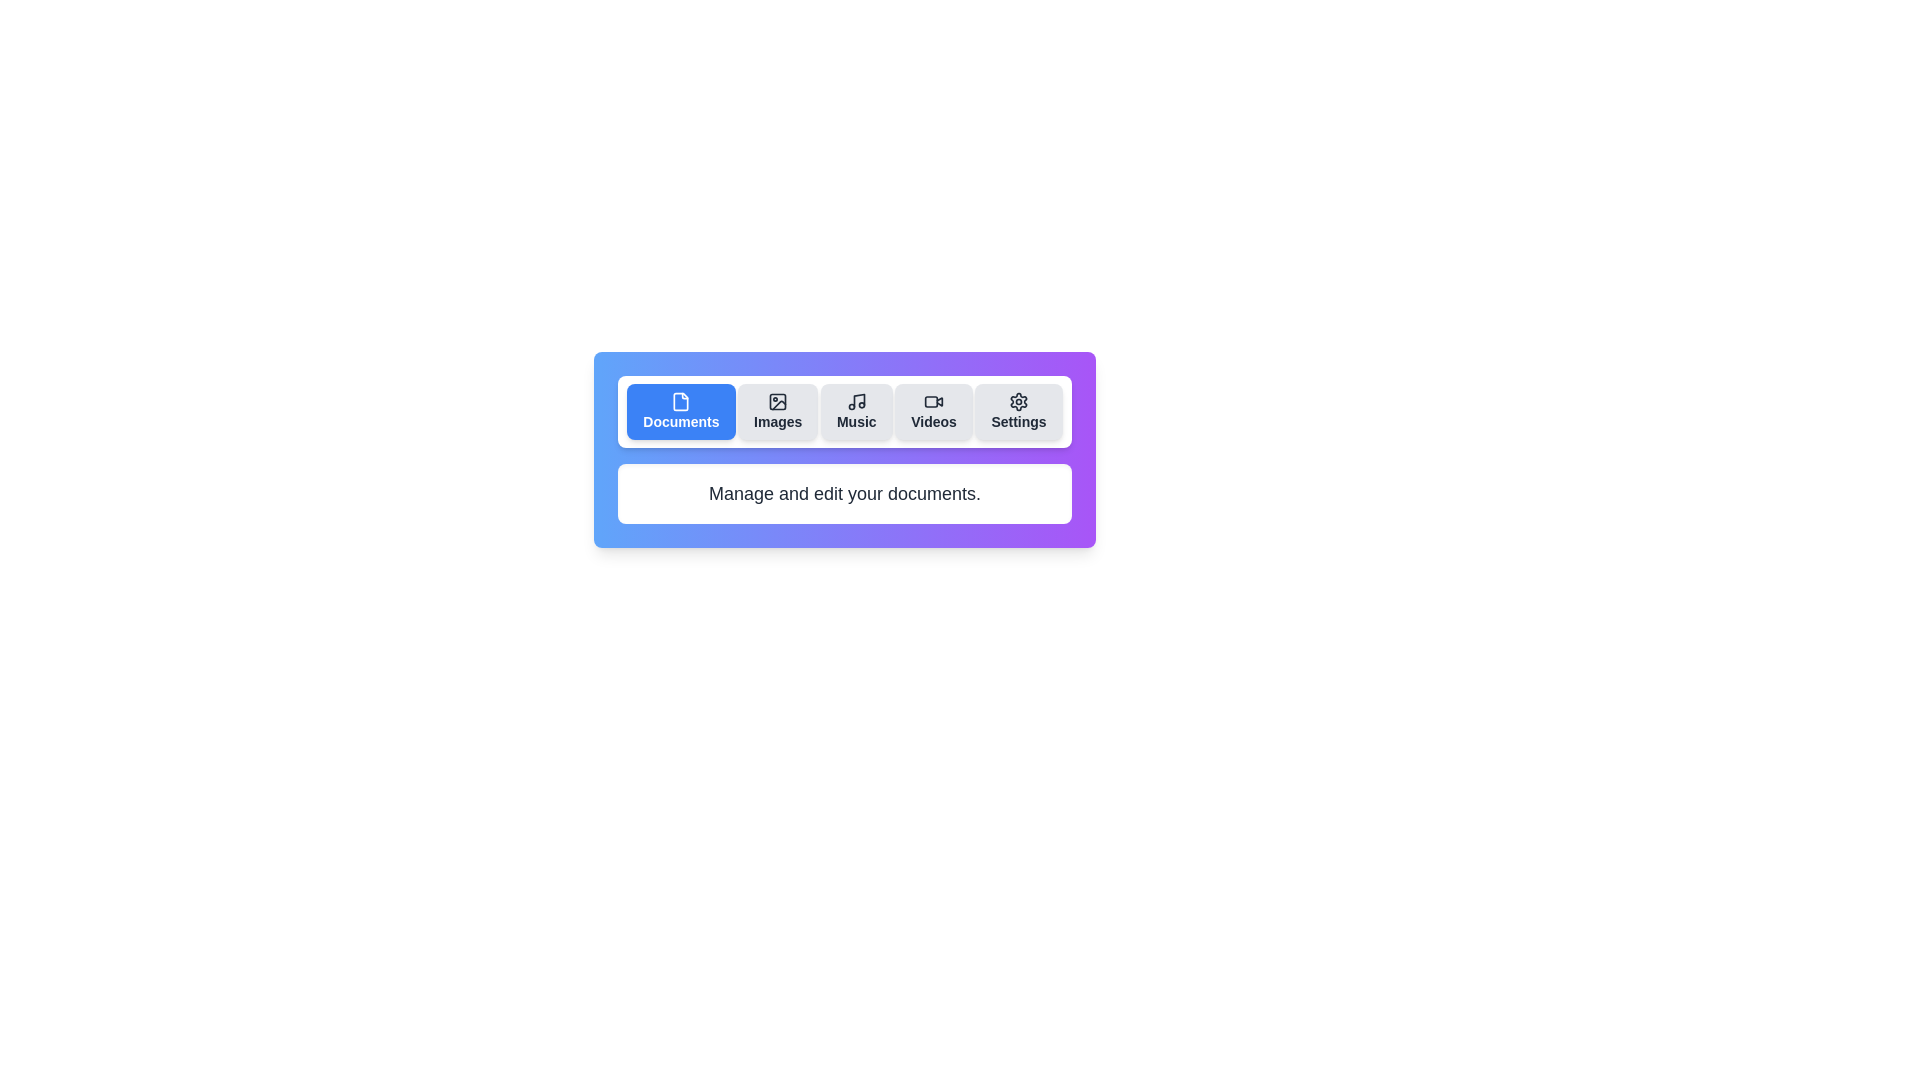  I want to click on the tab labeled Videos to view its content, so click(933, 411).